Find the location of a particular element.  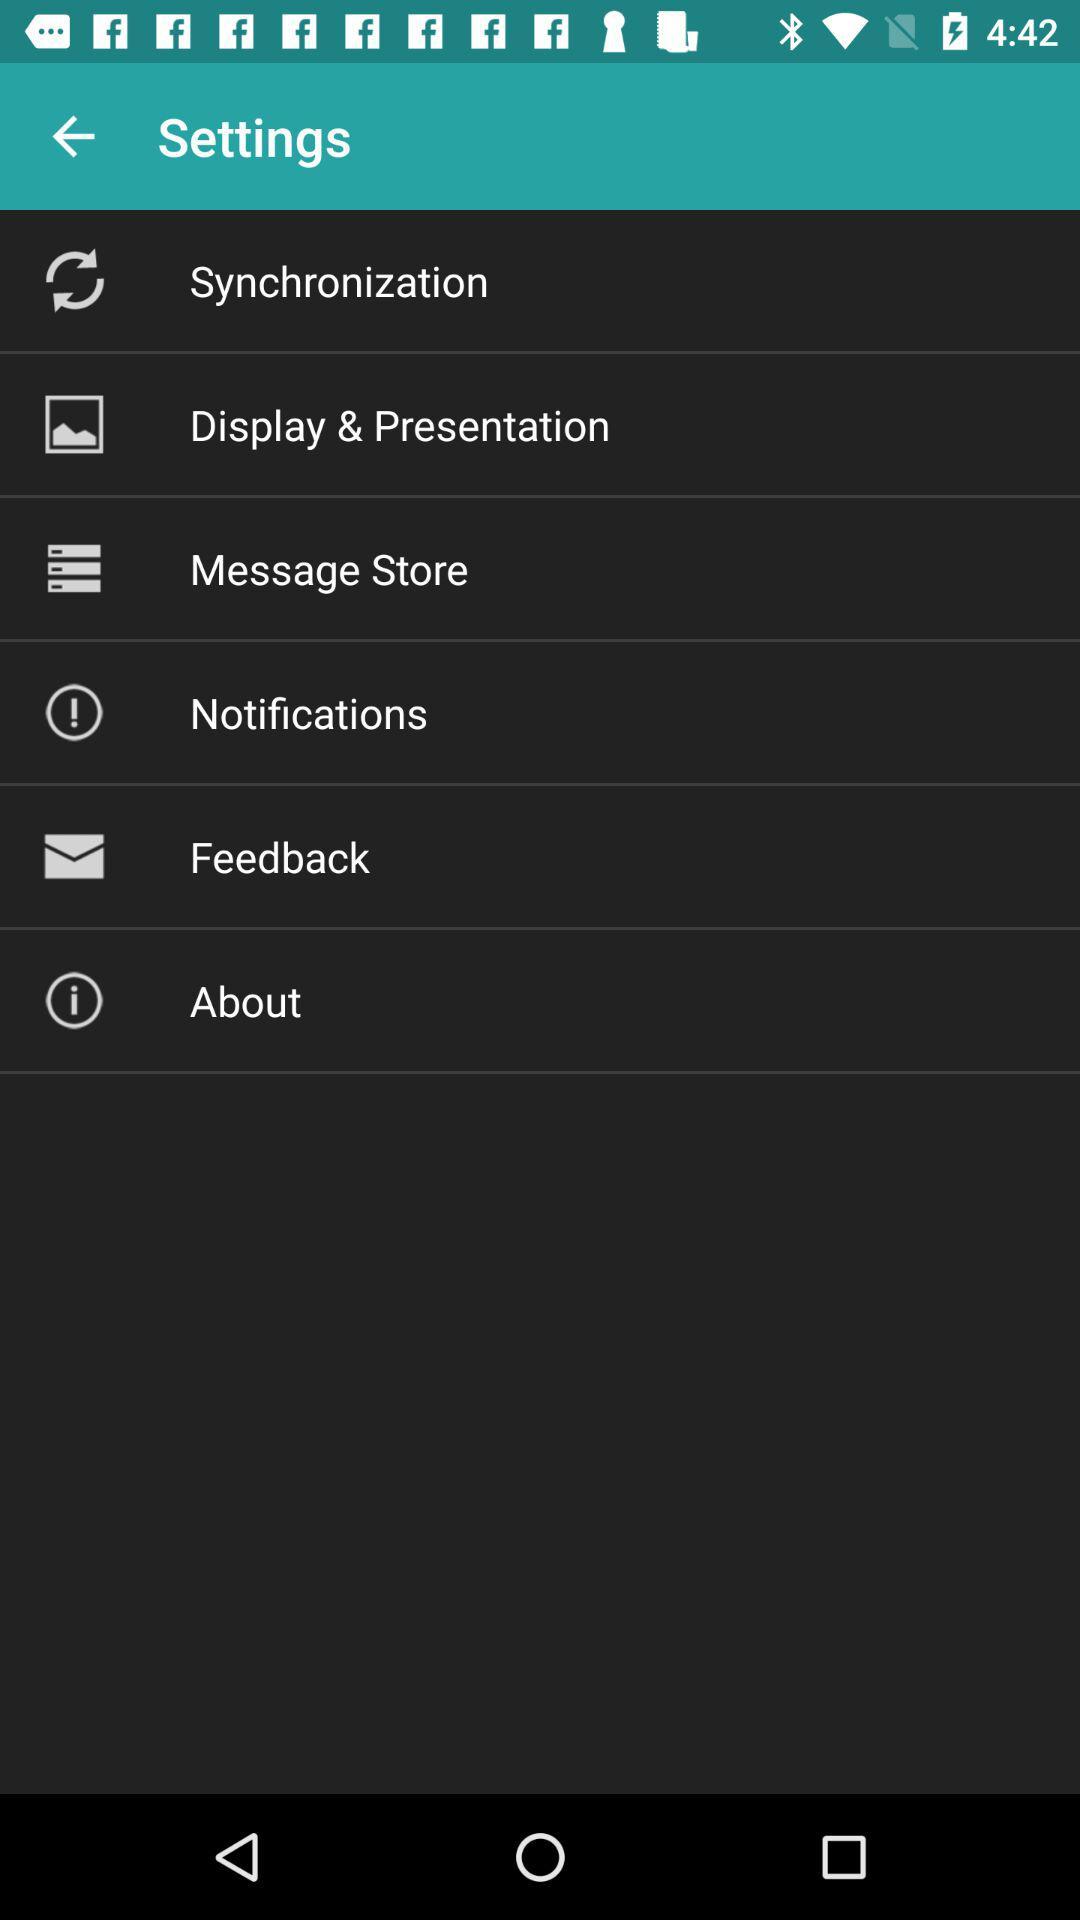

the synchronization item is located at coordinates (338, 279).